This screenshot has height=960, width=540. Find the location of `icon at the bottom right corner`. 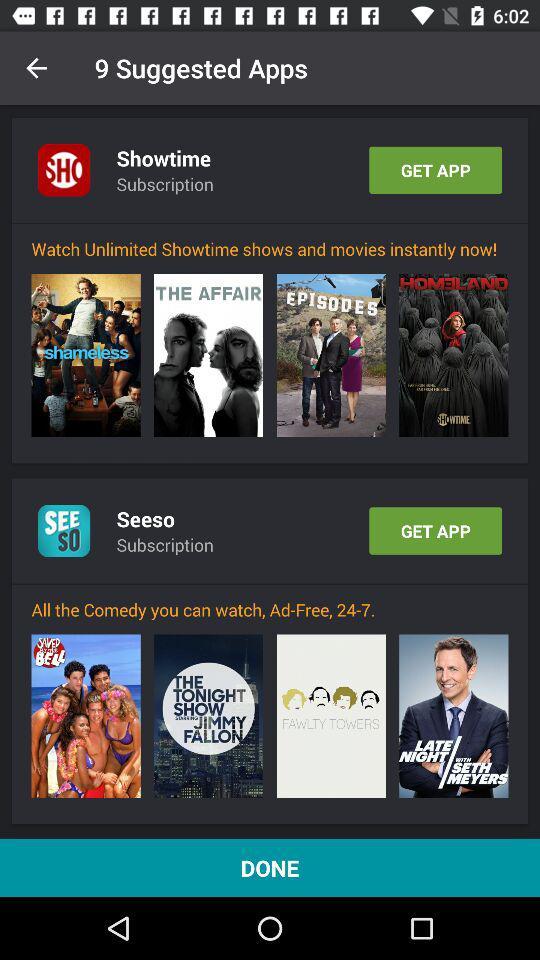

icon at the bottom right corner is located at coordinates (453, 716).